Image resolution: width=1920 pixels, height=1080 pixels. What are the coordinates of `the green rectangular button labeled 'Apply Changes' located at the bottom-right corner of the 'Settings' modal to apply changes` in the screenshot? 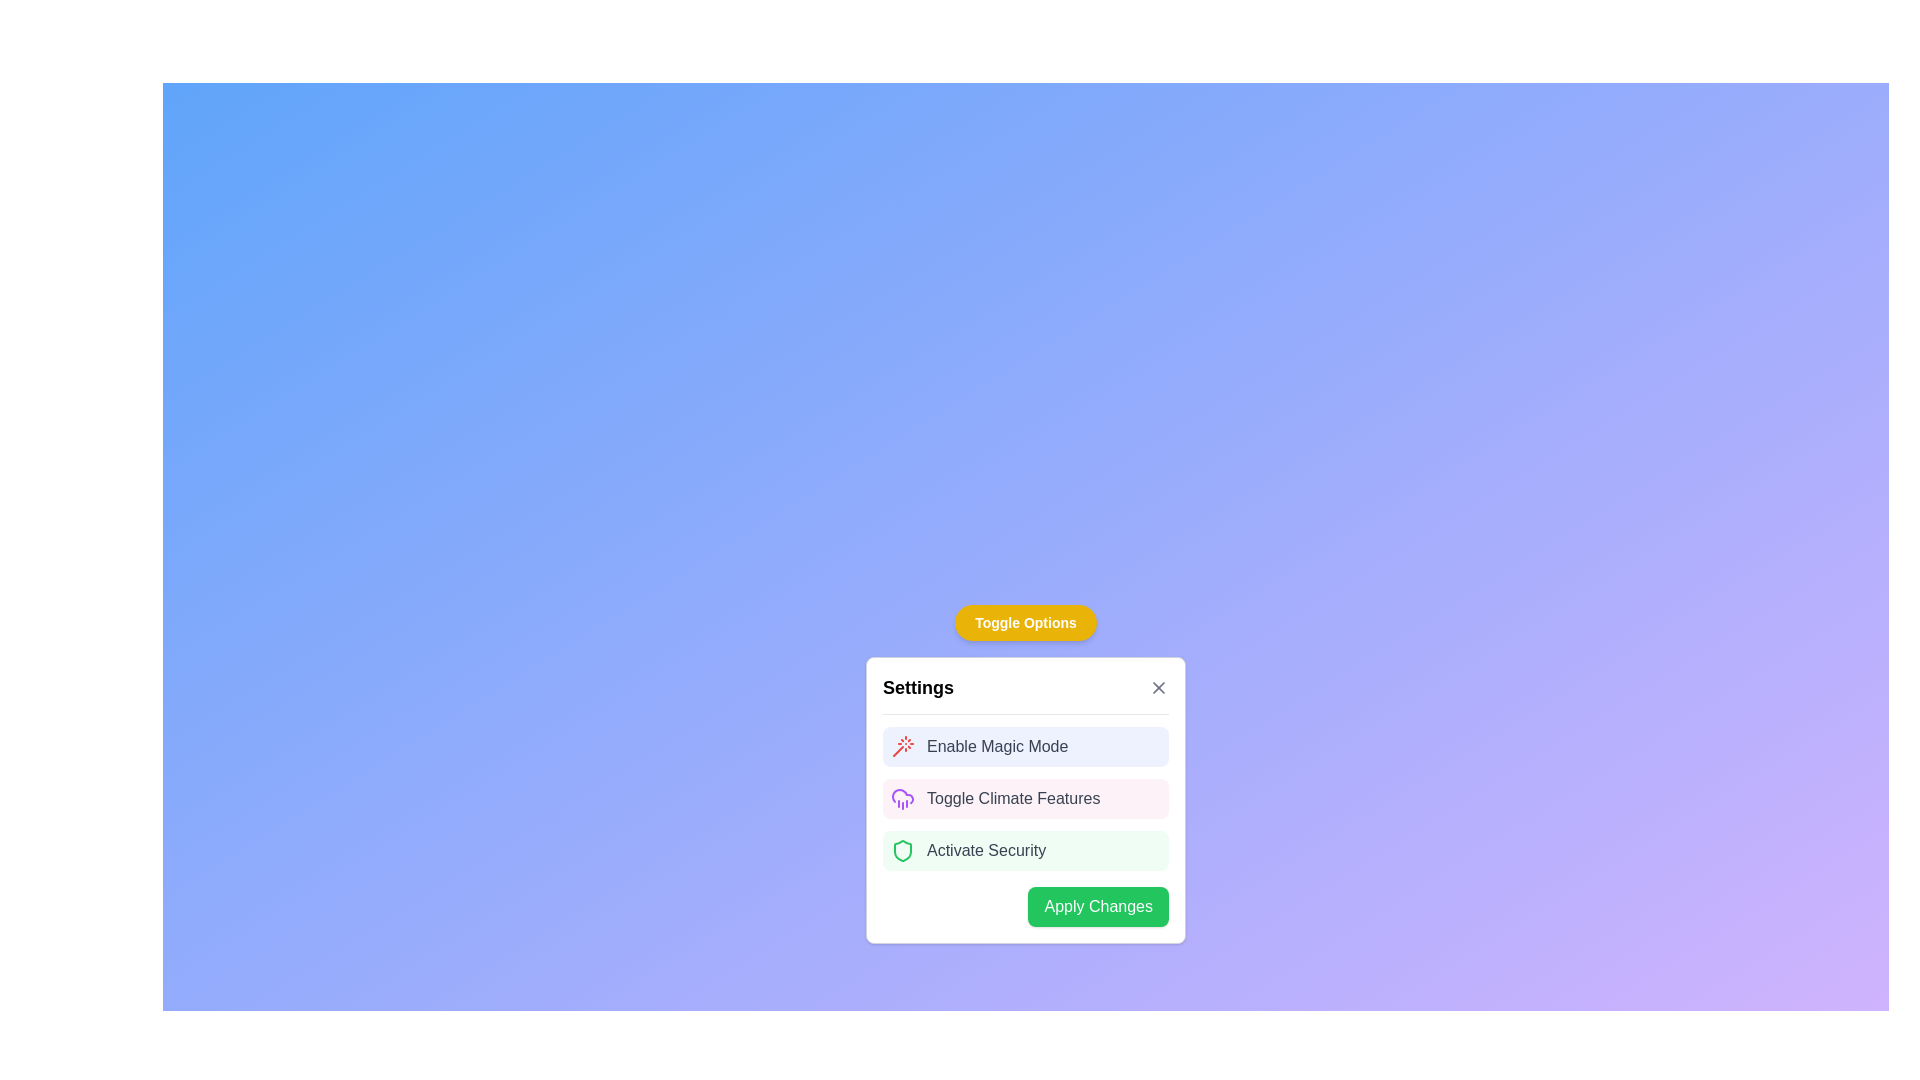 It's located at (1097, 906).